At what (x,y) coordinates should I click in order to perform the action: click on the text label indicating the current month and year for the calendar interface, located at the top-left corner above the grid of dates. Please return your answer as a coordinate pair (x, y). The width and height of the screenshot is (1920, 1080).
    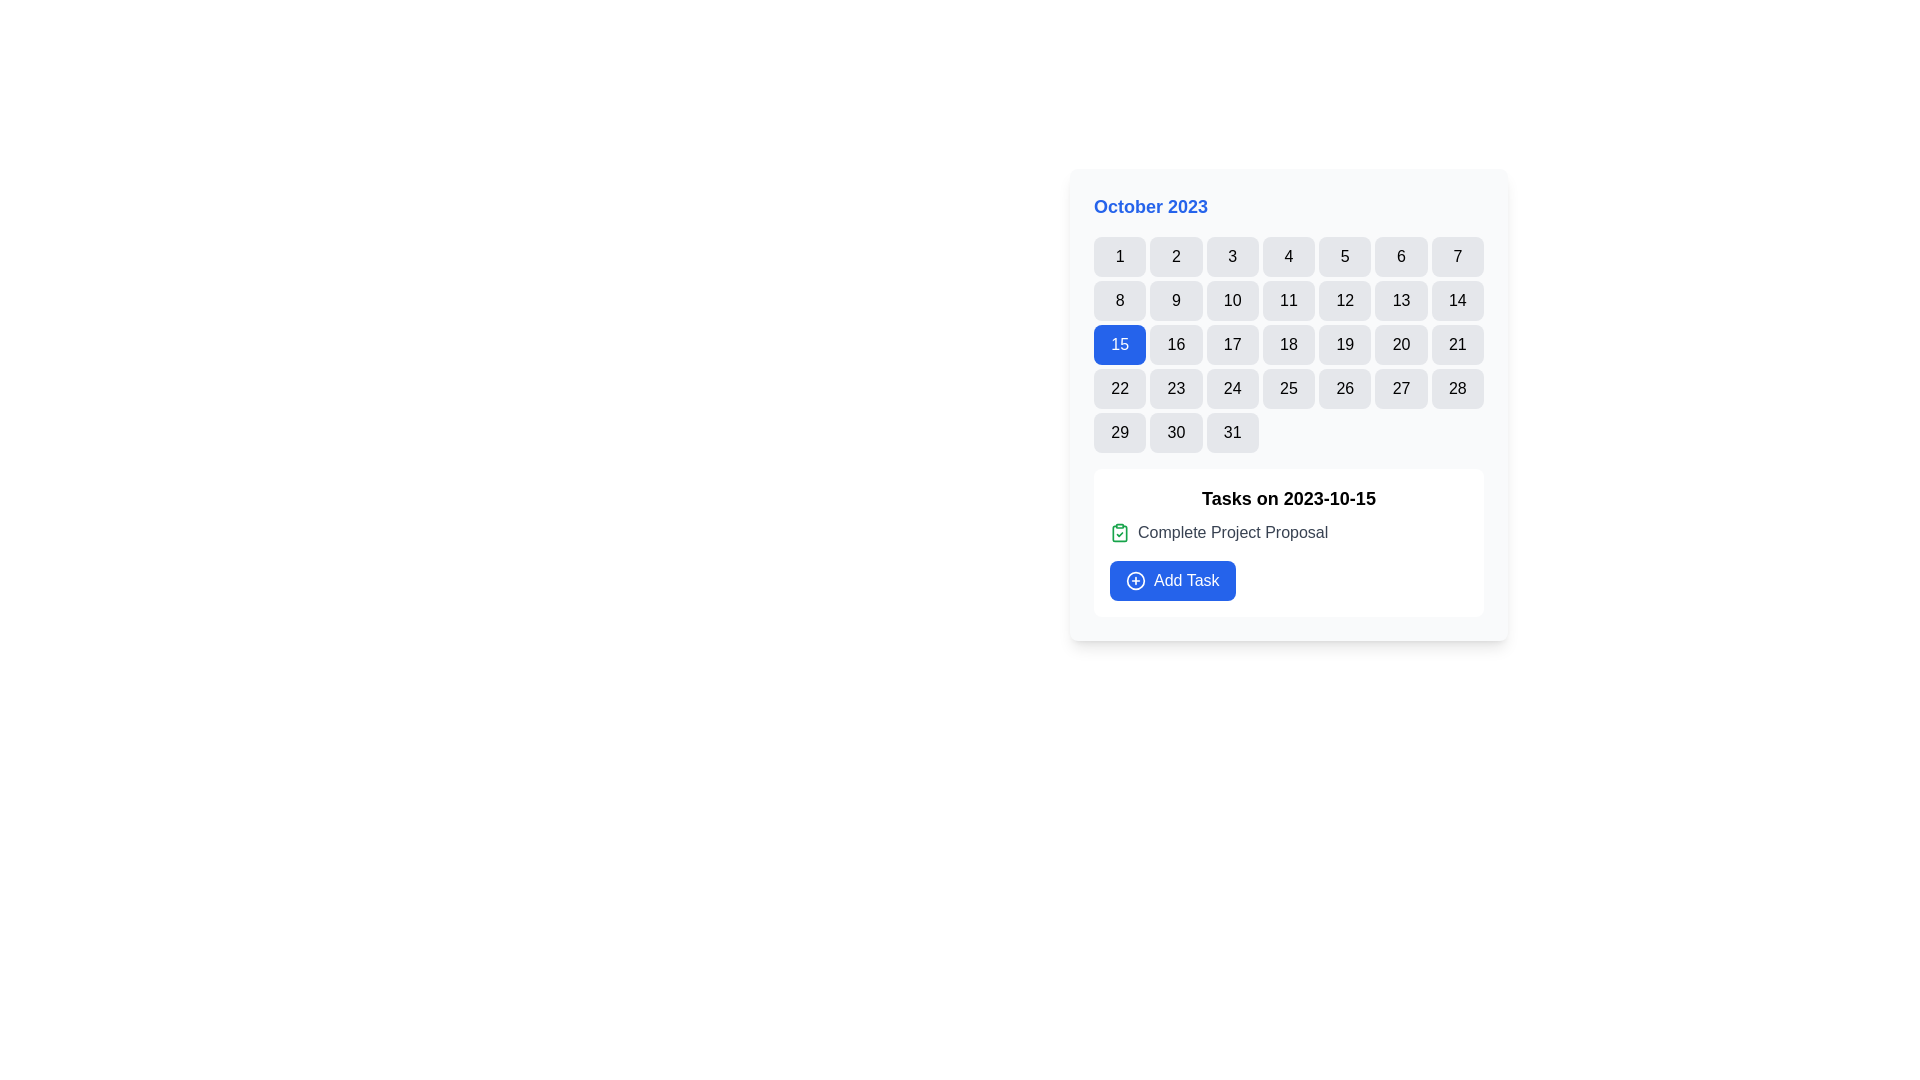
    Looking at the image, I should click on (1151, 207).